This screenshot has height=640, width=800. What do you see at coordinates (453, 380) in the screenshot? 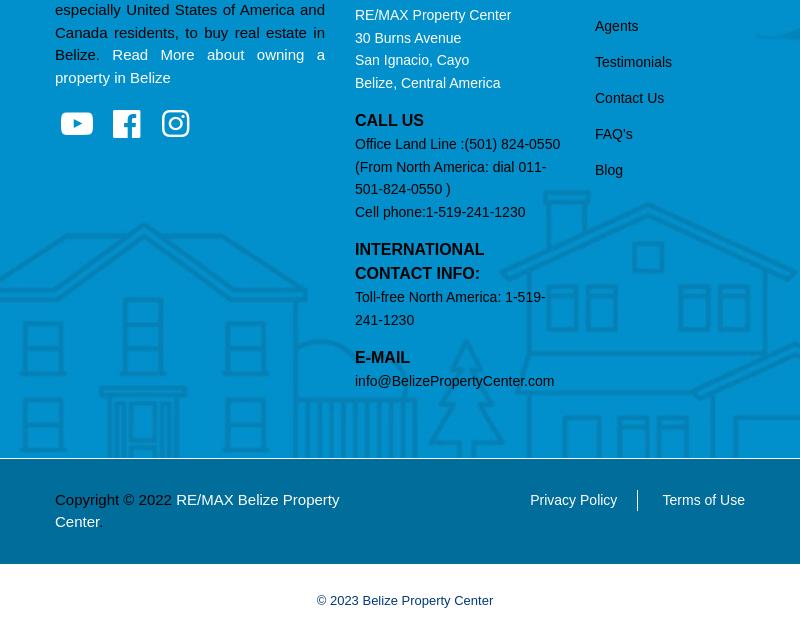
I see `'info@BelizePropertyCenter.com'` at bounding box center [453, 380].